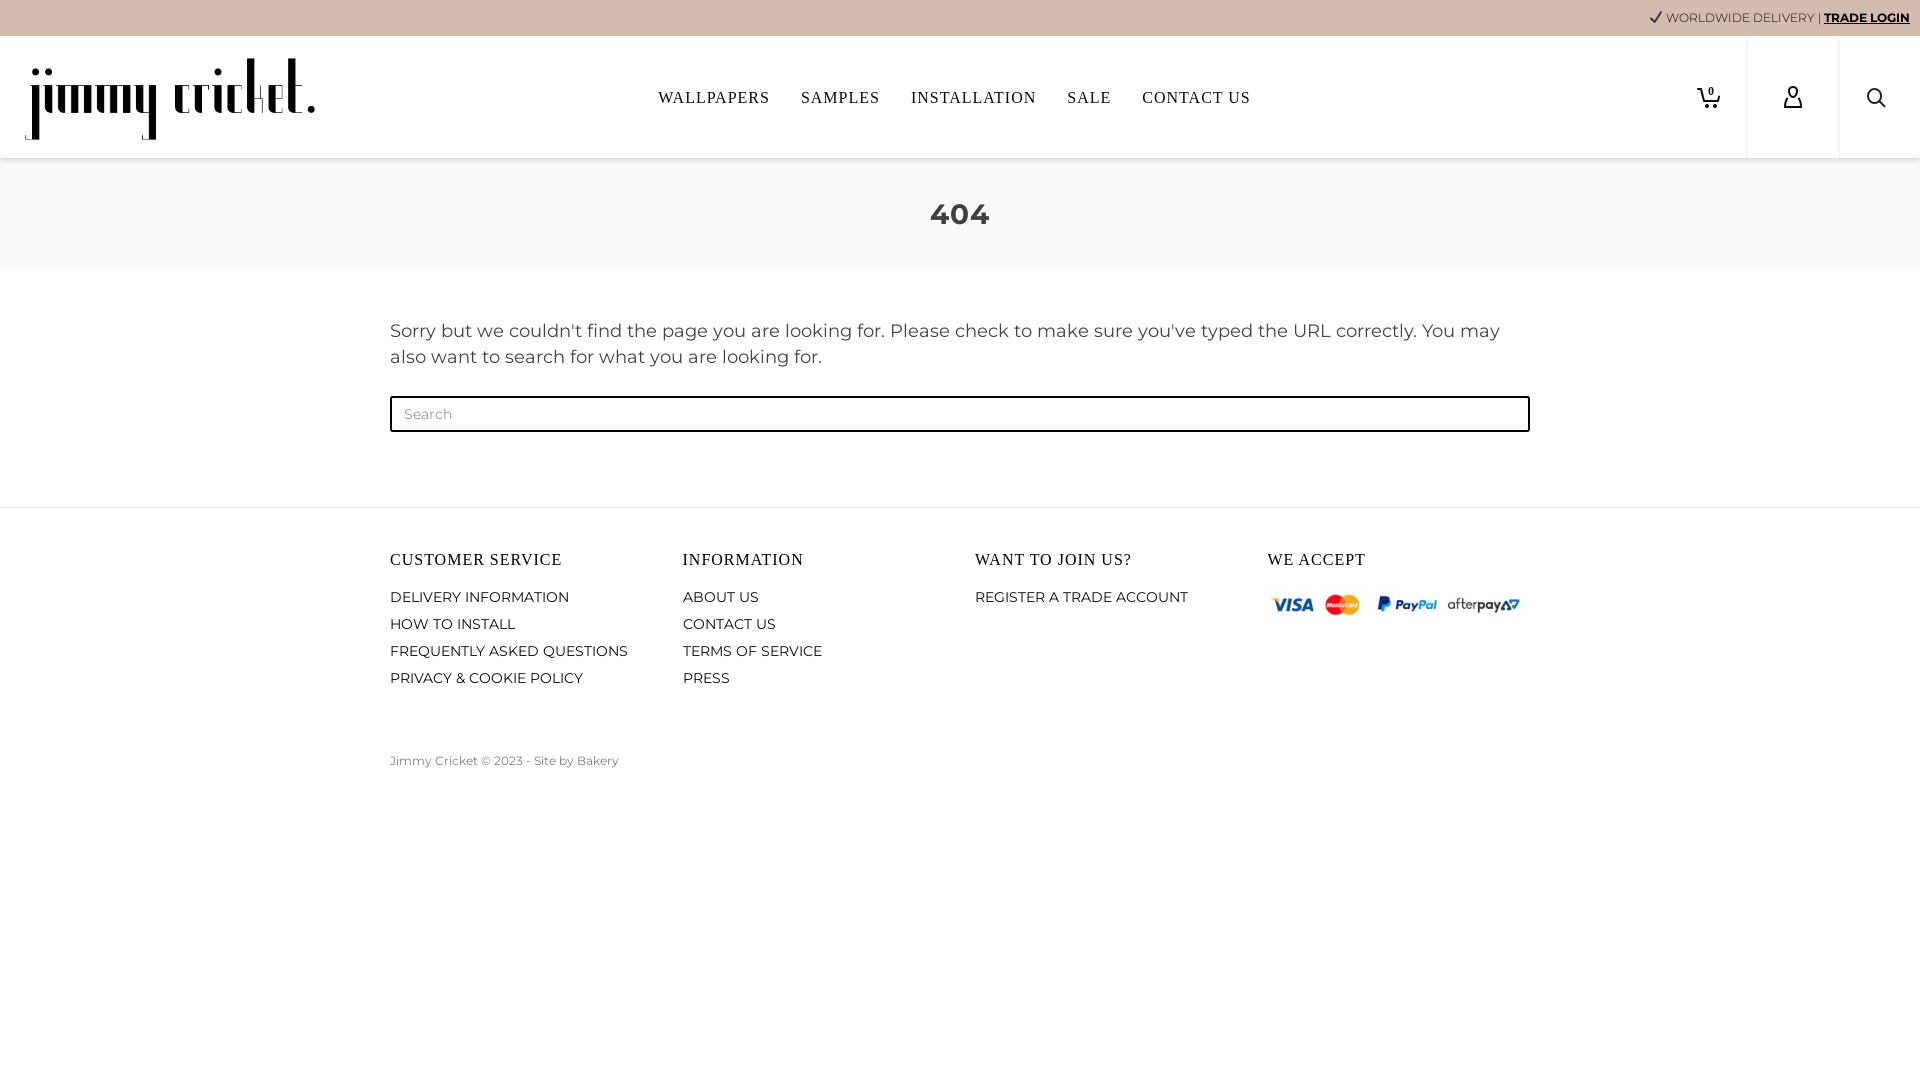 This screenshot has width=1920, height=1080. I want to click on 'SAMPLES', so click(840, 97).